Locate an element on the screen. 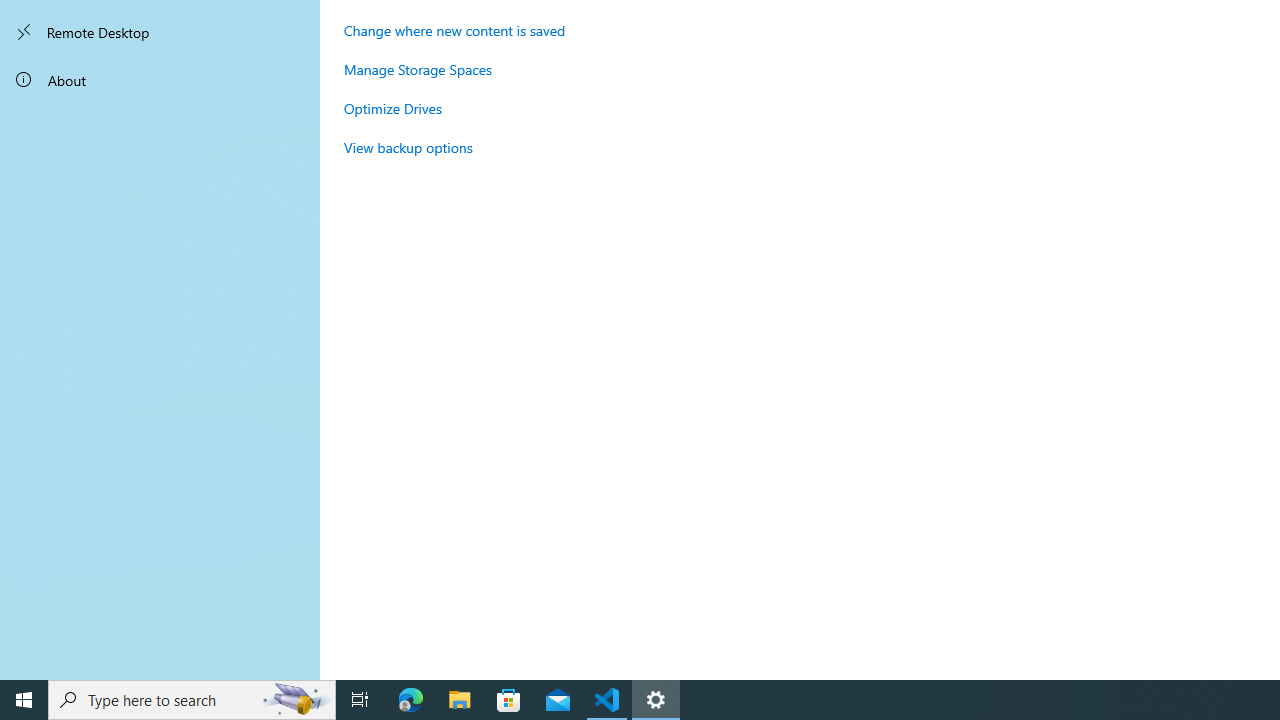 This screenshot has width=1280, height=720. 'Remote Desktop' is located at coordinates (160, 32).